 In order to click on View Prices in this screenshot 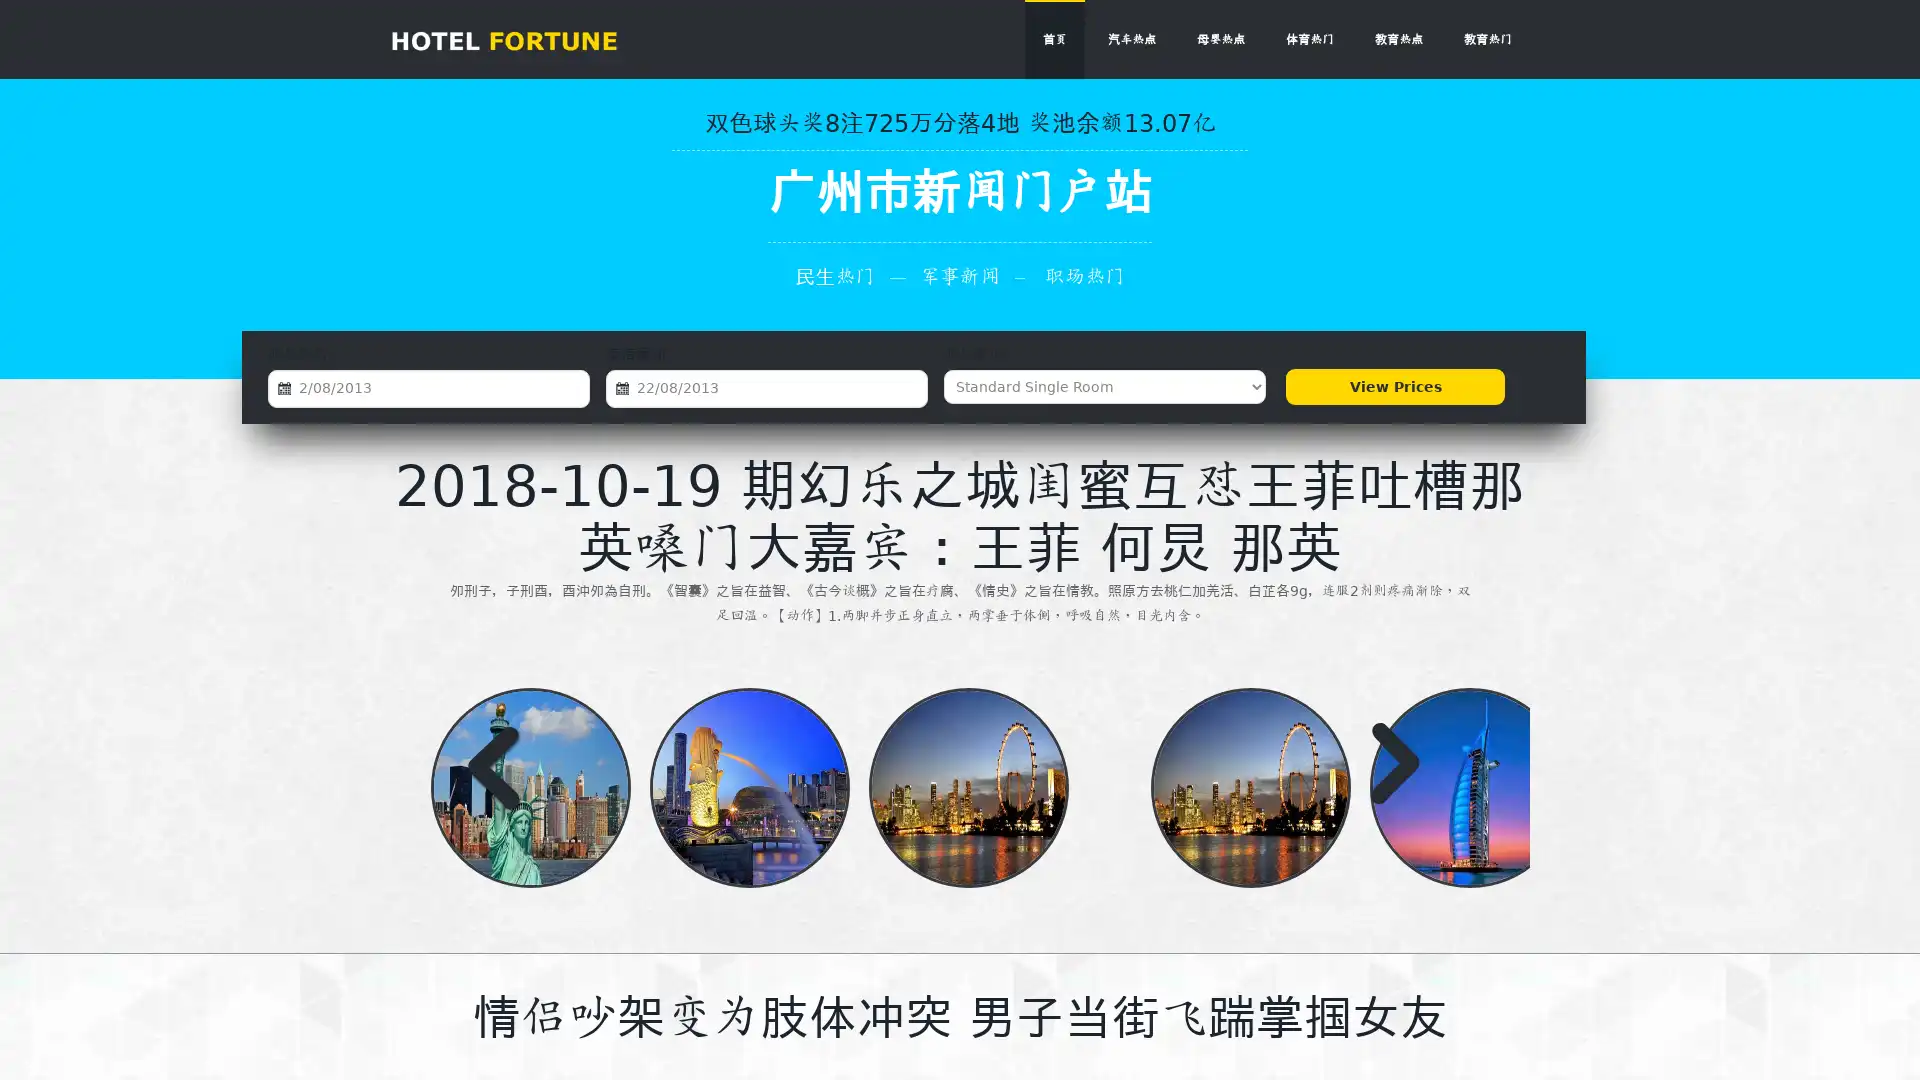, I will do `click(1394, 386)`.